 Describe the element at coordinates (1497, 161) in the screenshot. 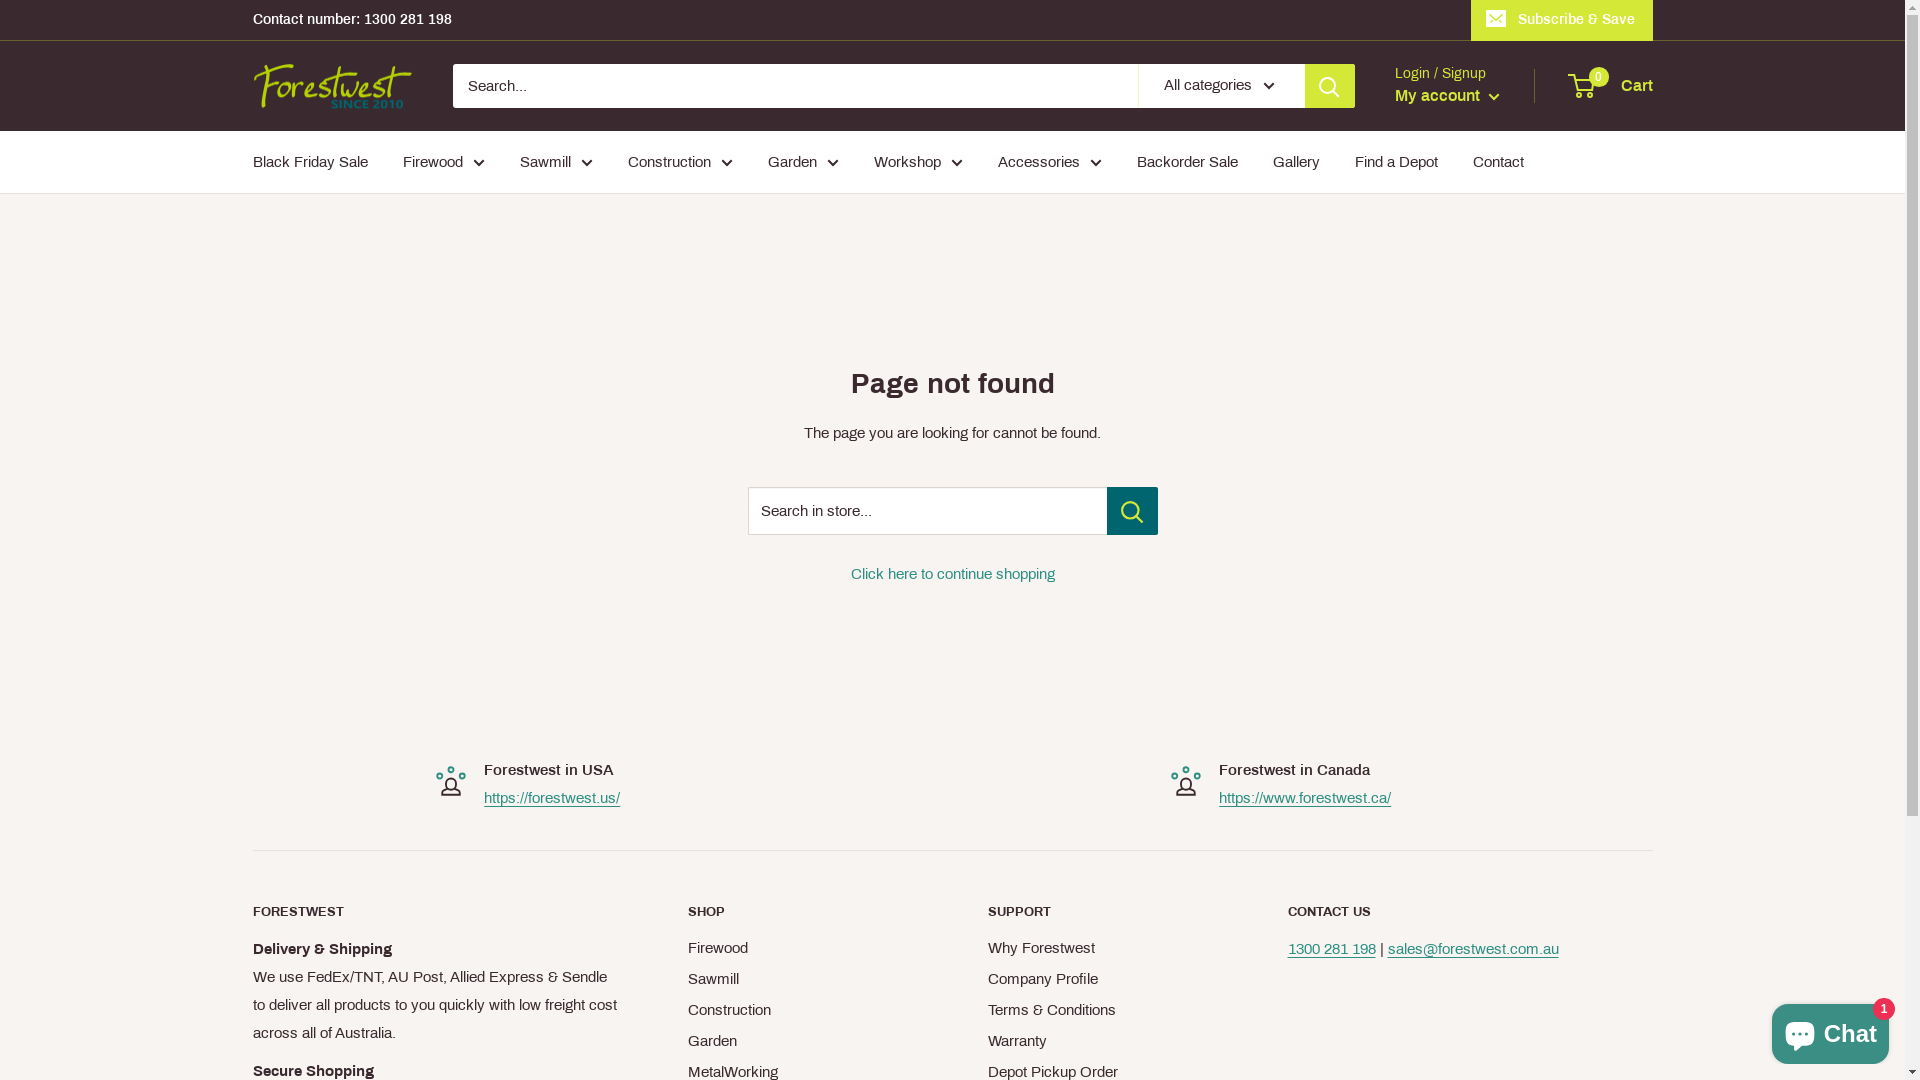

I see `'Contact'` at that location.